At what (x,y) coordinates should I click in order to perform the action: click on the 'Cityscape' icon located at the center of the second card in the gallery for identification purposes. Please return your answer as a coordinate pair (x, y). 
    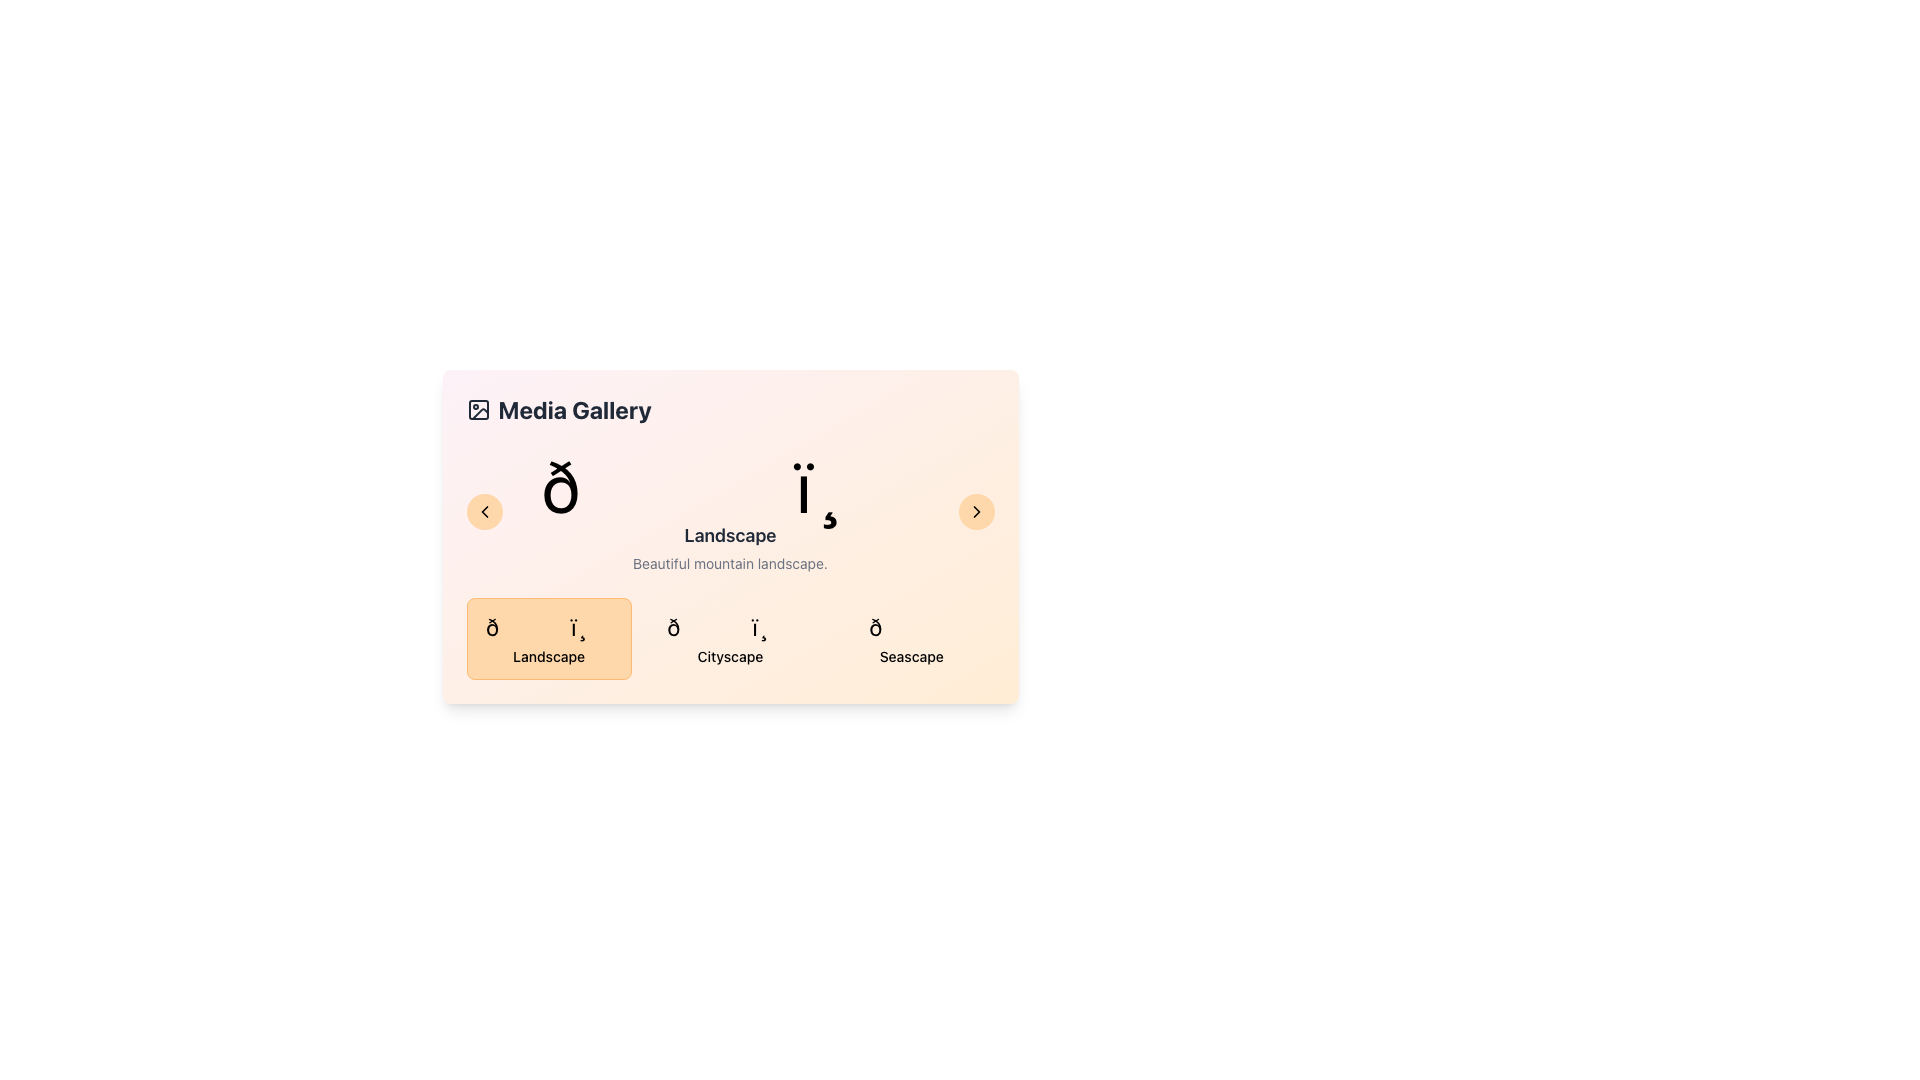
    Looking at the image, I should click on (729, 626).